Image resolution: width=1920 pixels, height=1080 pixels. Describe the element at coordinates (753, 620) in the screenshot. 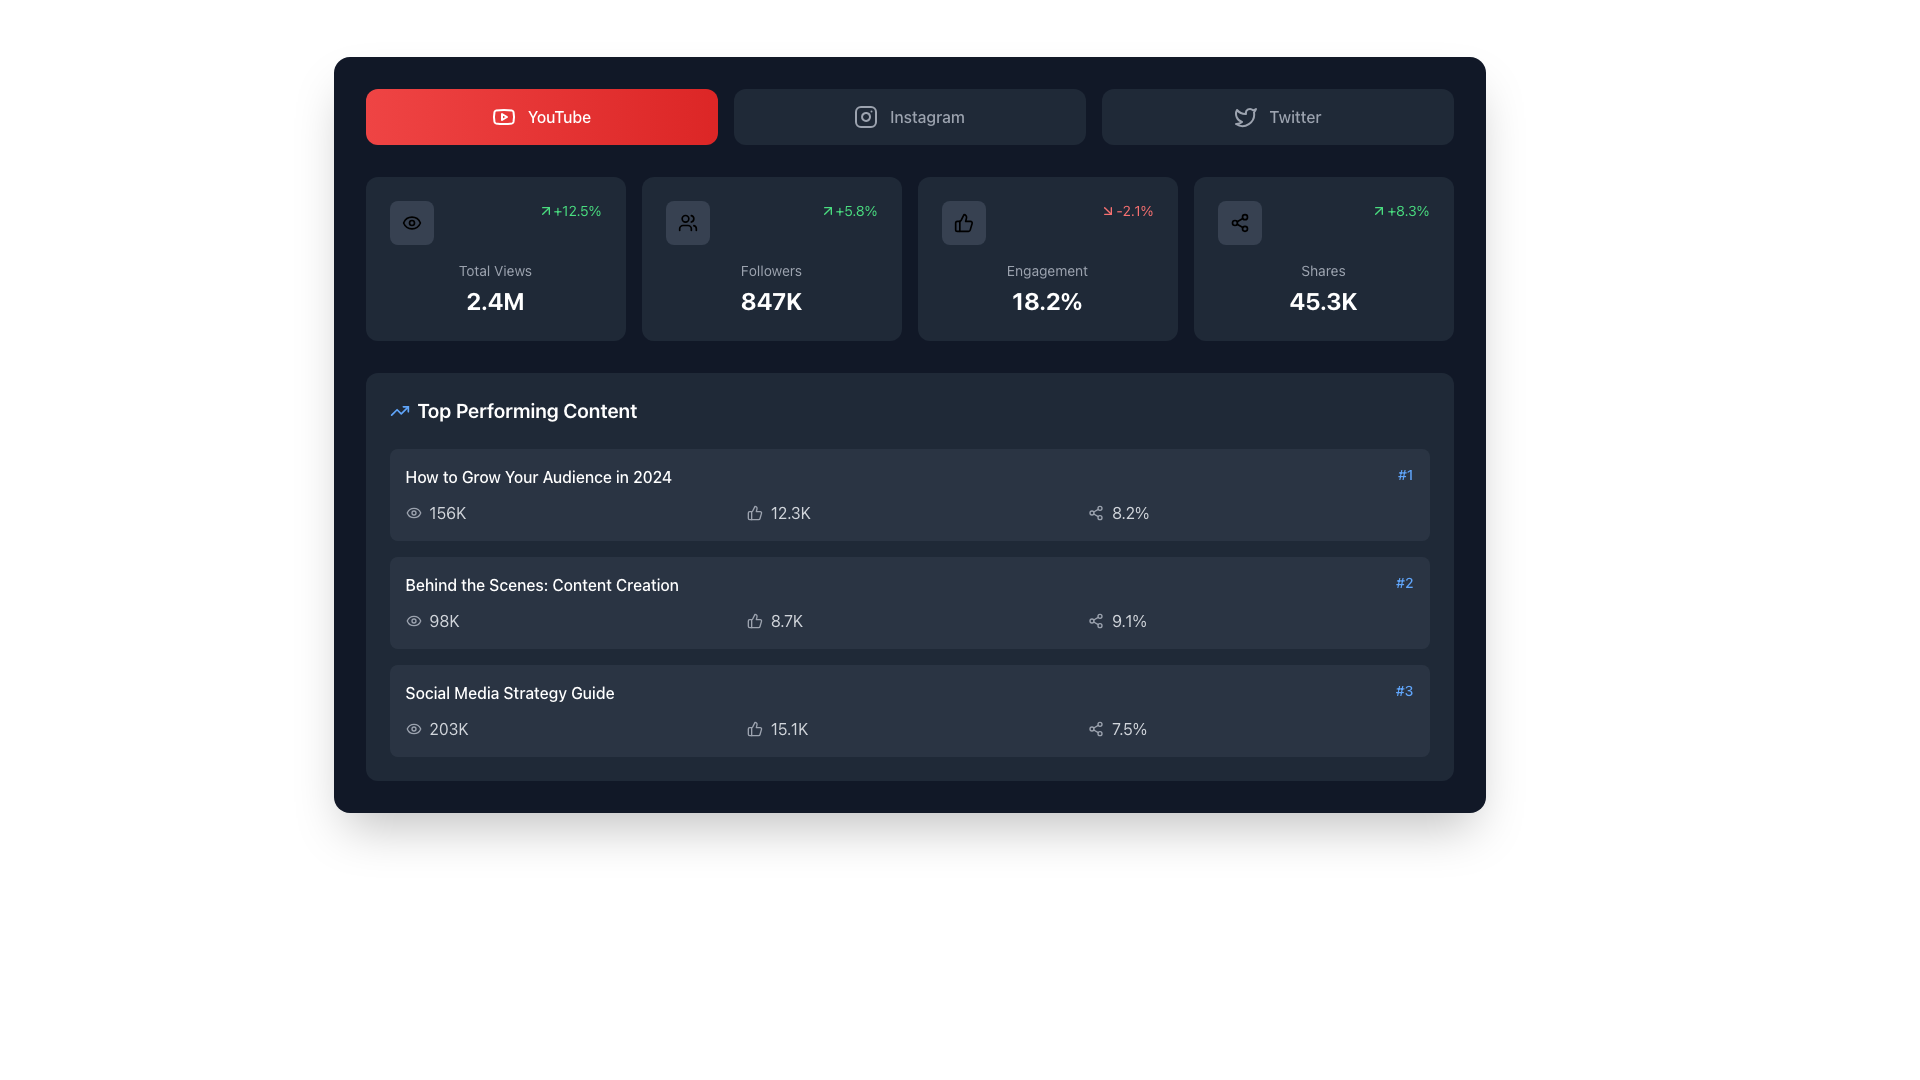

I see `the gray thumbs-up icon located to the left of the numeric value '8.7K' in the 'Top Performing Content' section, adjacent to the content item 'Behind the Scenes: Content Creation'` at that location.